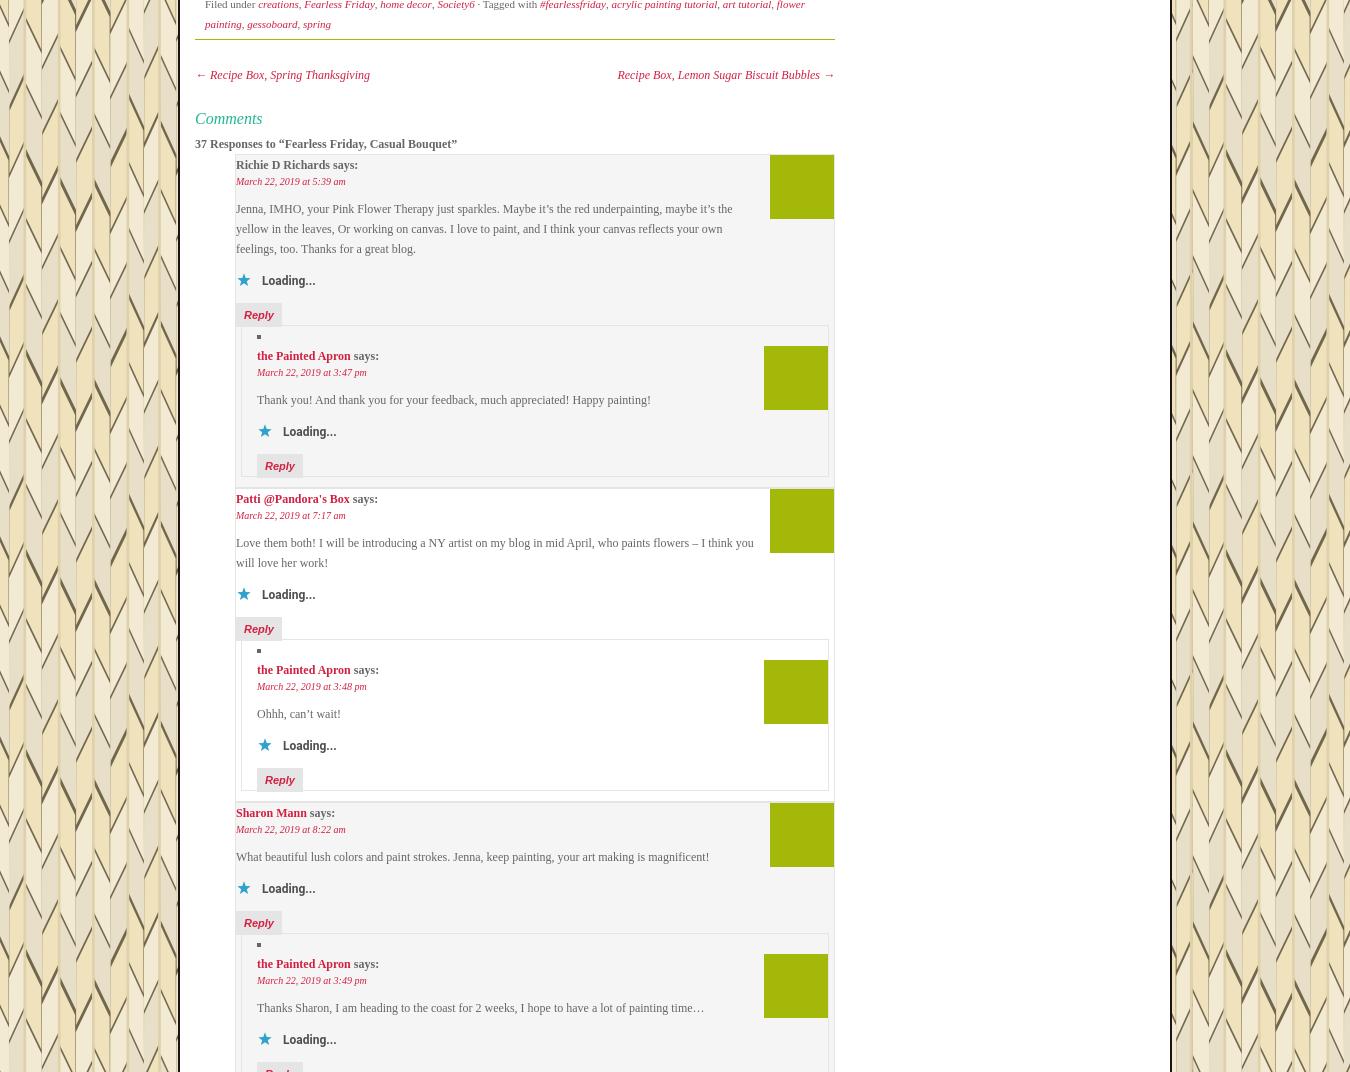 The width and height of the screenshot is (1350, 1072). I want to click on 'Thank you! And thank you for your feedback, much appreciated! Happy painting!', so click(452, 399).